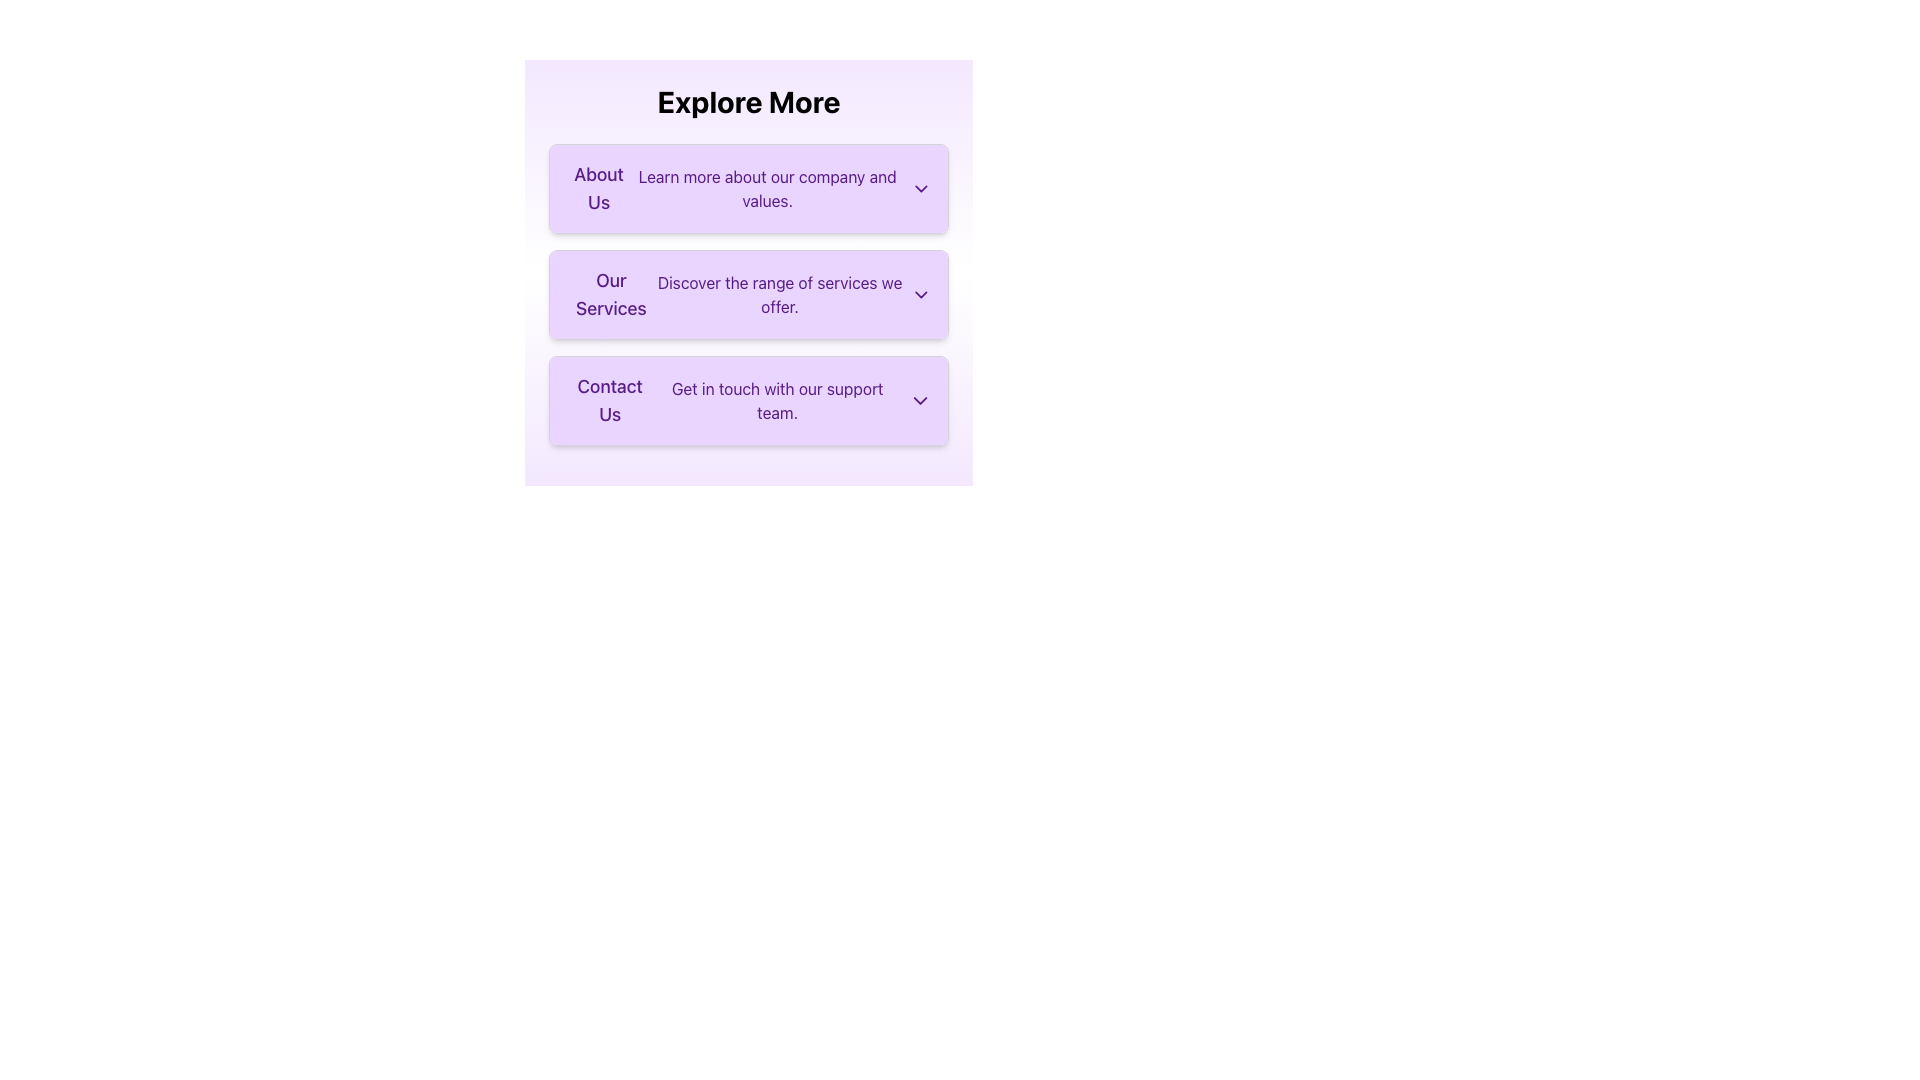 This screenshot has width=1920, height=1080. What do you see at coordinates (747, 401) in the screenshot?
I see `the 'Contact Us' informative panel, which has a light purple background, bold text, and a downward-chevron icon` at bounding box center [747, 401].